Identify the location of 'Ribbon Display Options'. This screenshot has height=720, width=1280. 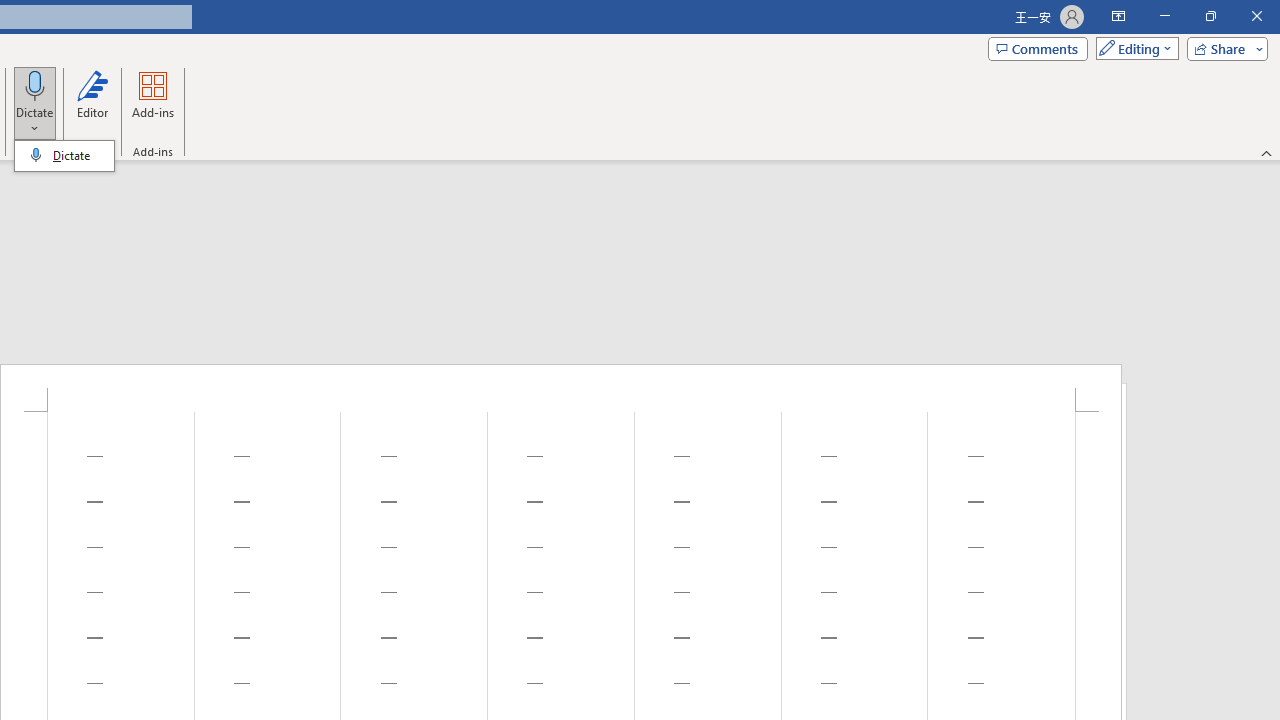
(1117, 16).